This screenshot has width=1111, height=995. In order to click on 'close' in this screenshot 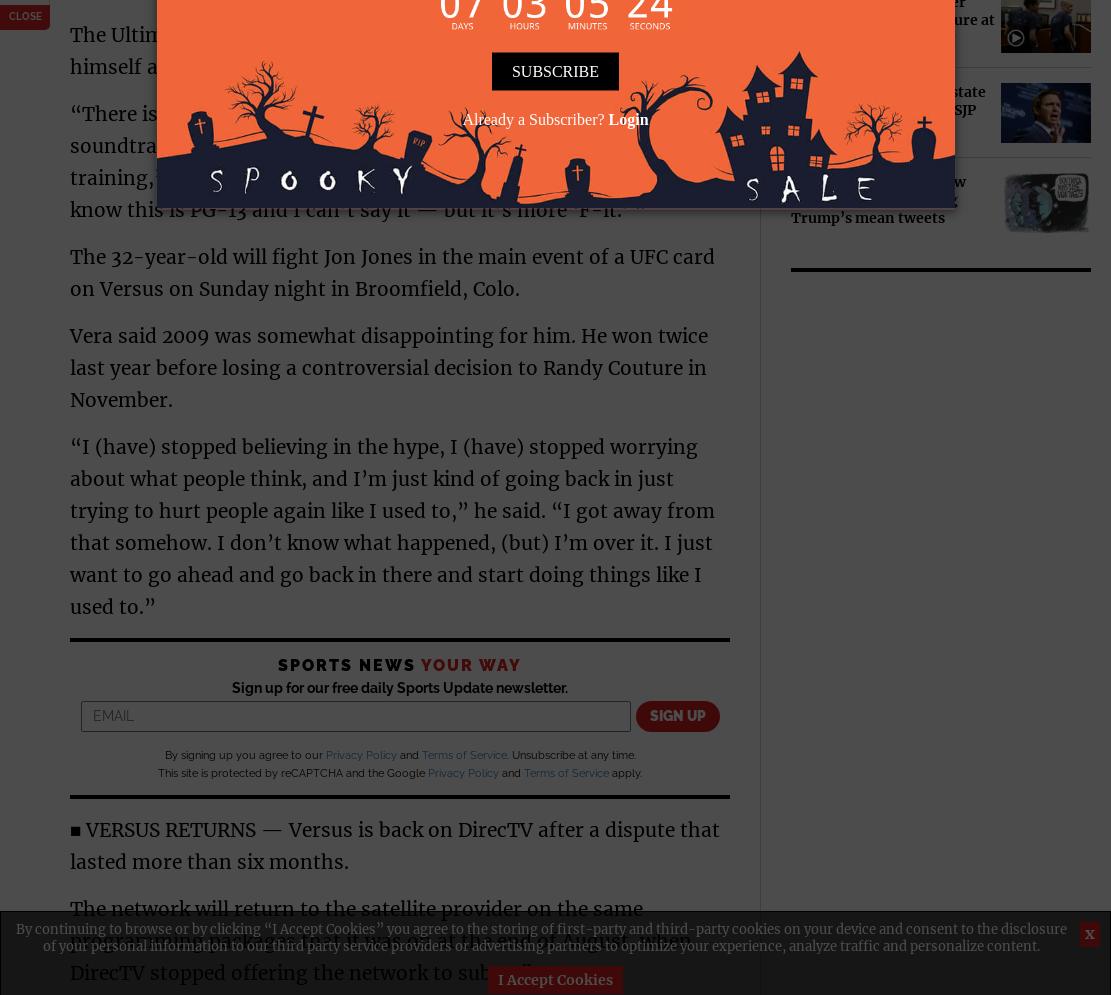, I will do `click(24, 16)`.